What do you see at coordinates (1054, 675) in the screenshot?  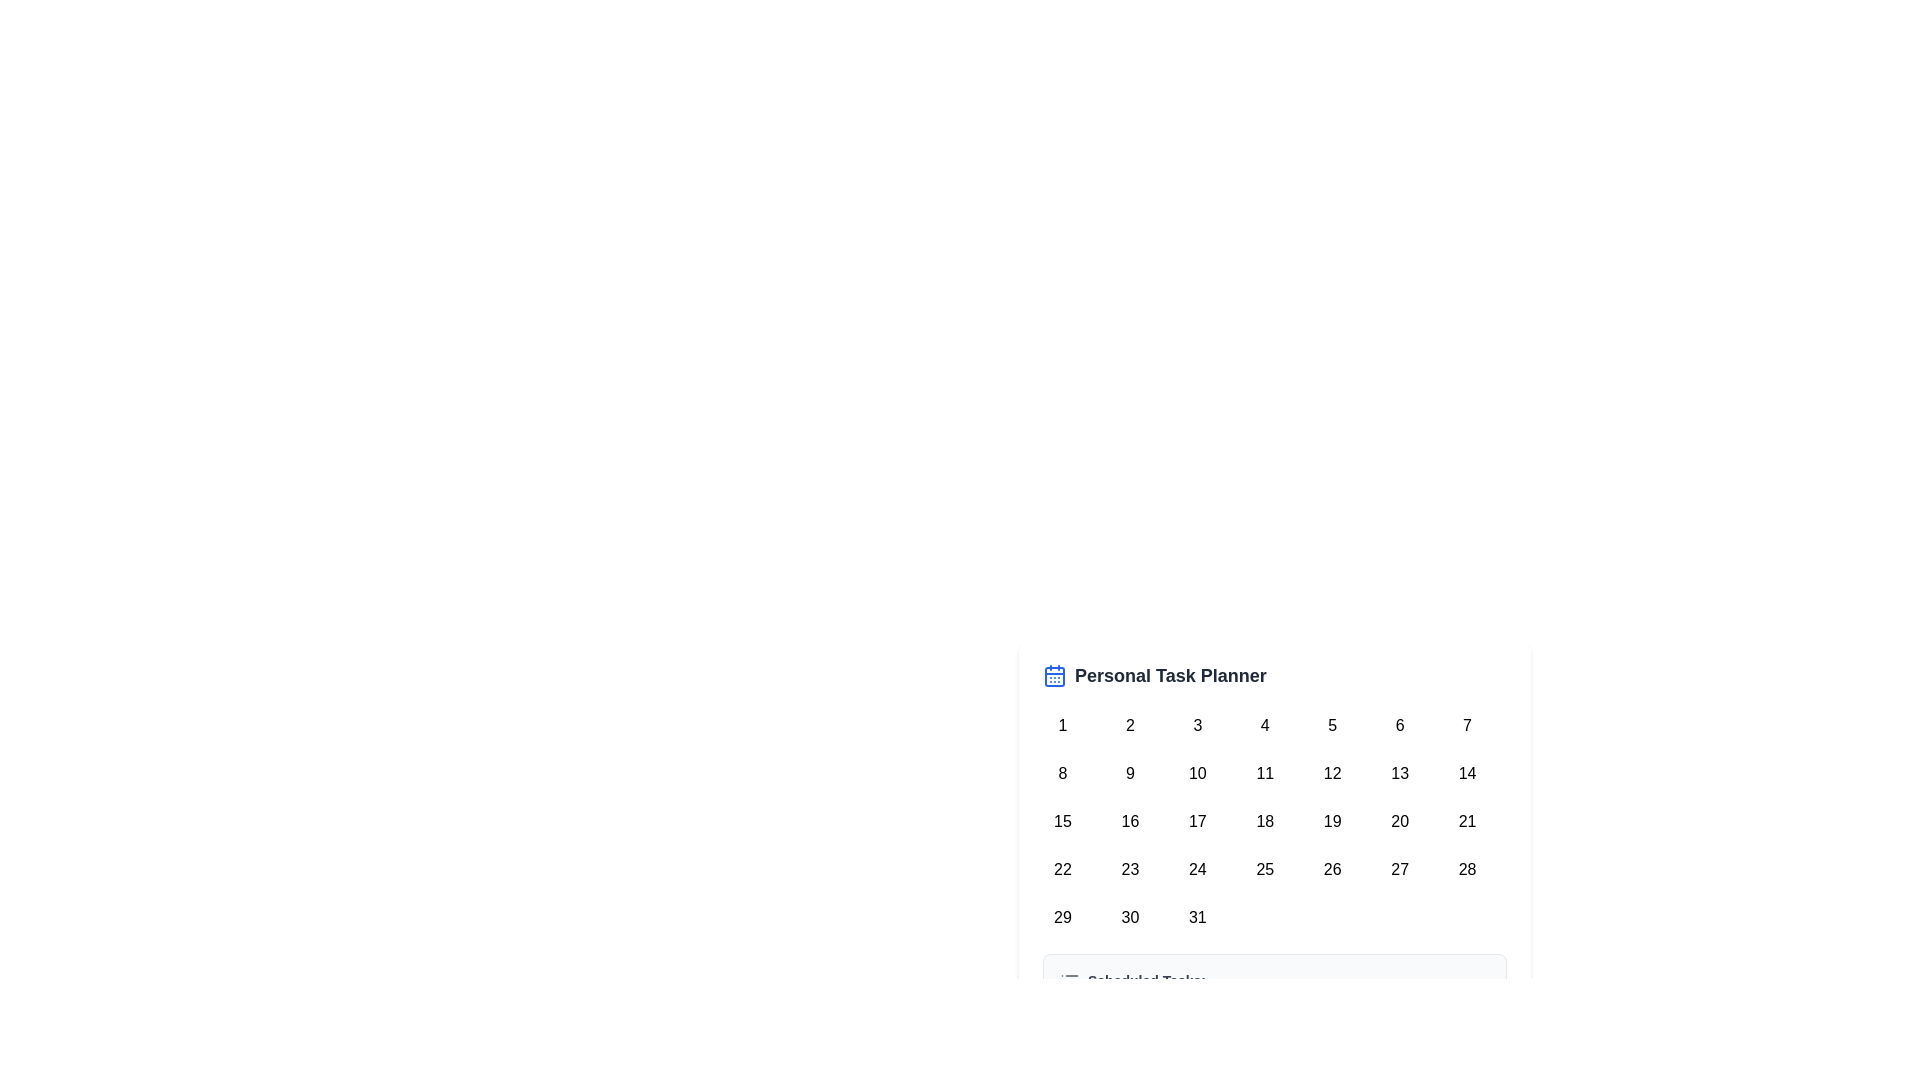 I see `the calendar icon located to the left of the 'Personal Task Planner' title at the top of the calendar display` at bounding box center [1054, 675].